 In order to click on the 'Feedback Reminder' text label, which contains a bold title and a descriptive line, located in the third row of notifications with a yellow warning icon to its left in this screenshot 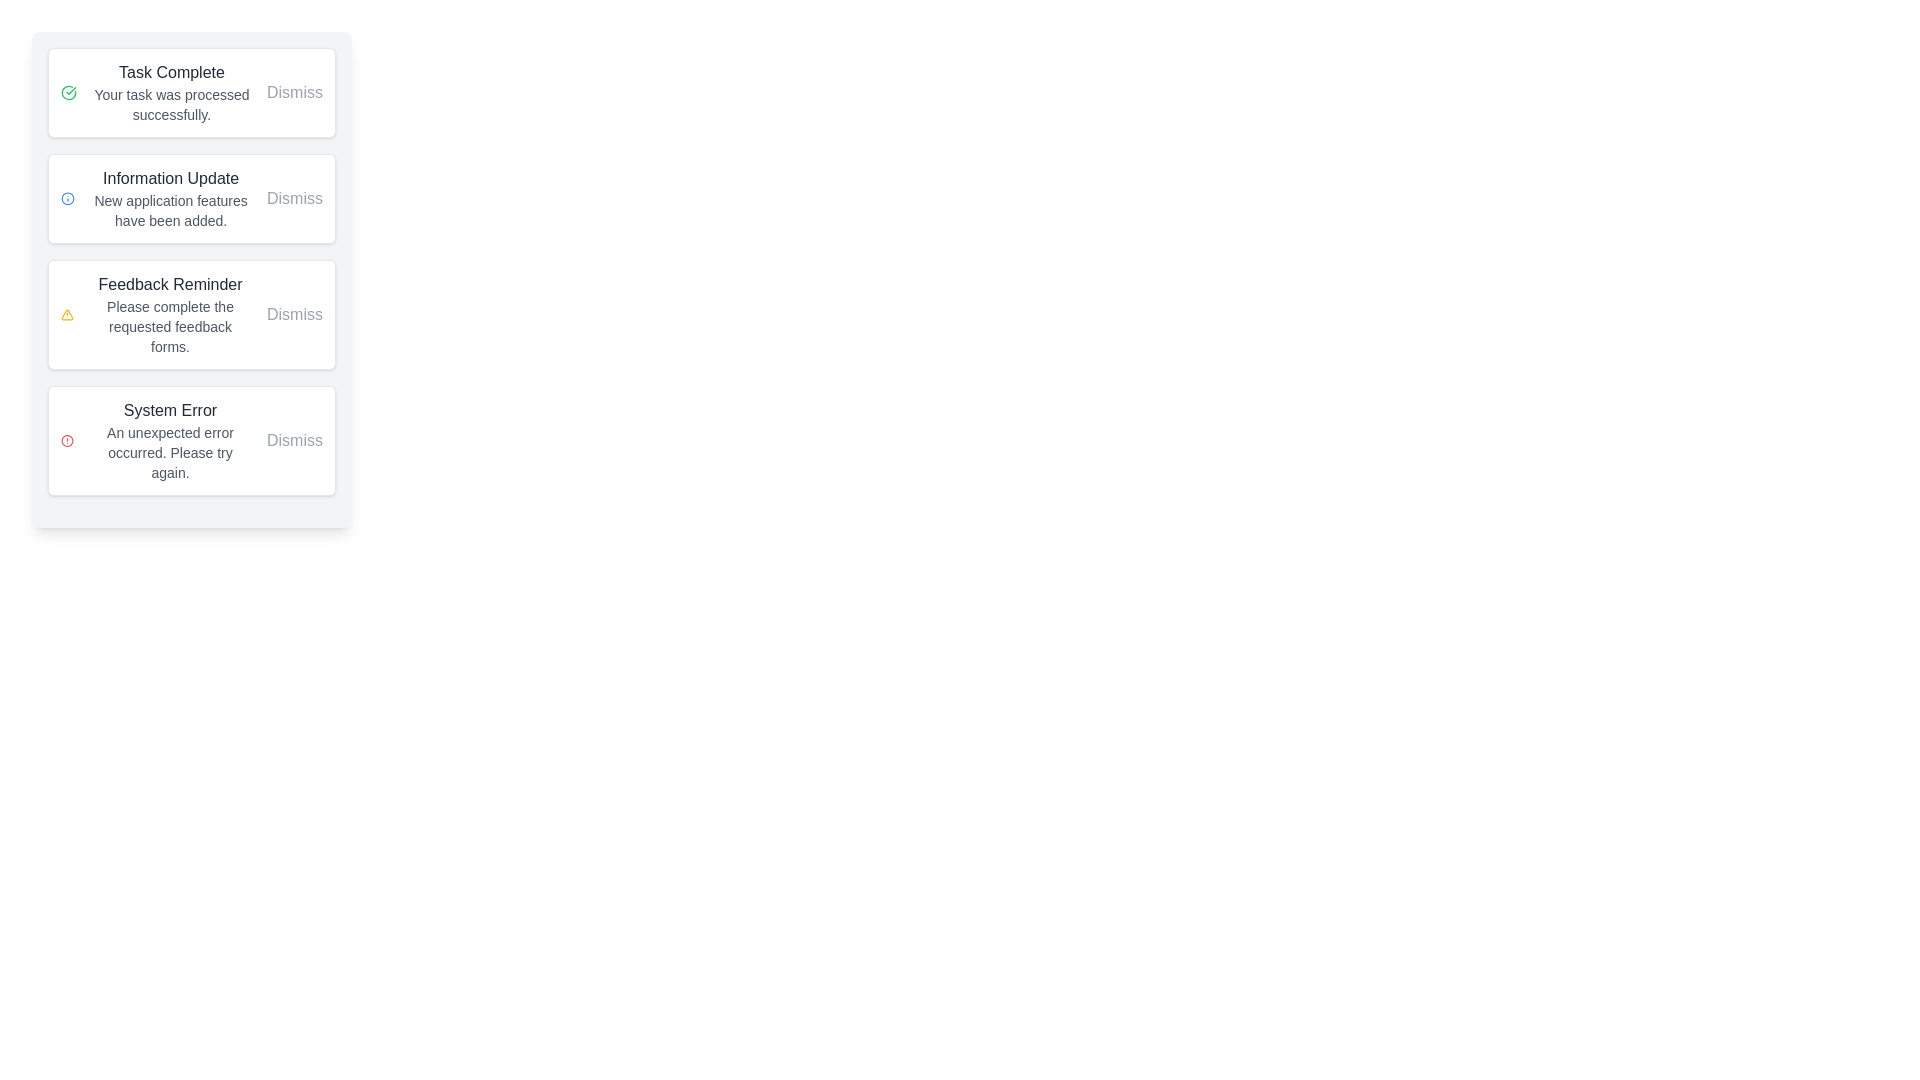, I will do `click(170, 315)`.